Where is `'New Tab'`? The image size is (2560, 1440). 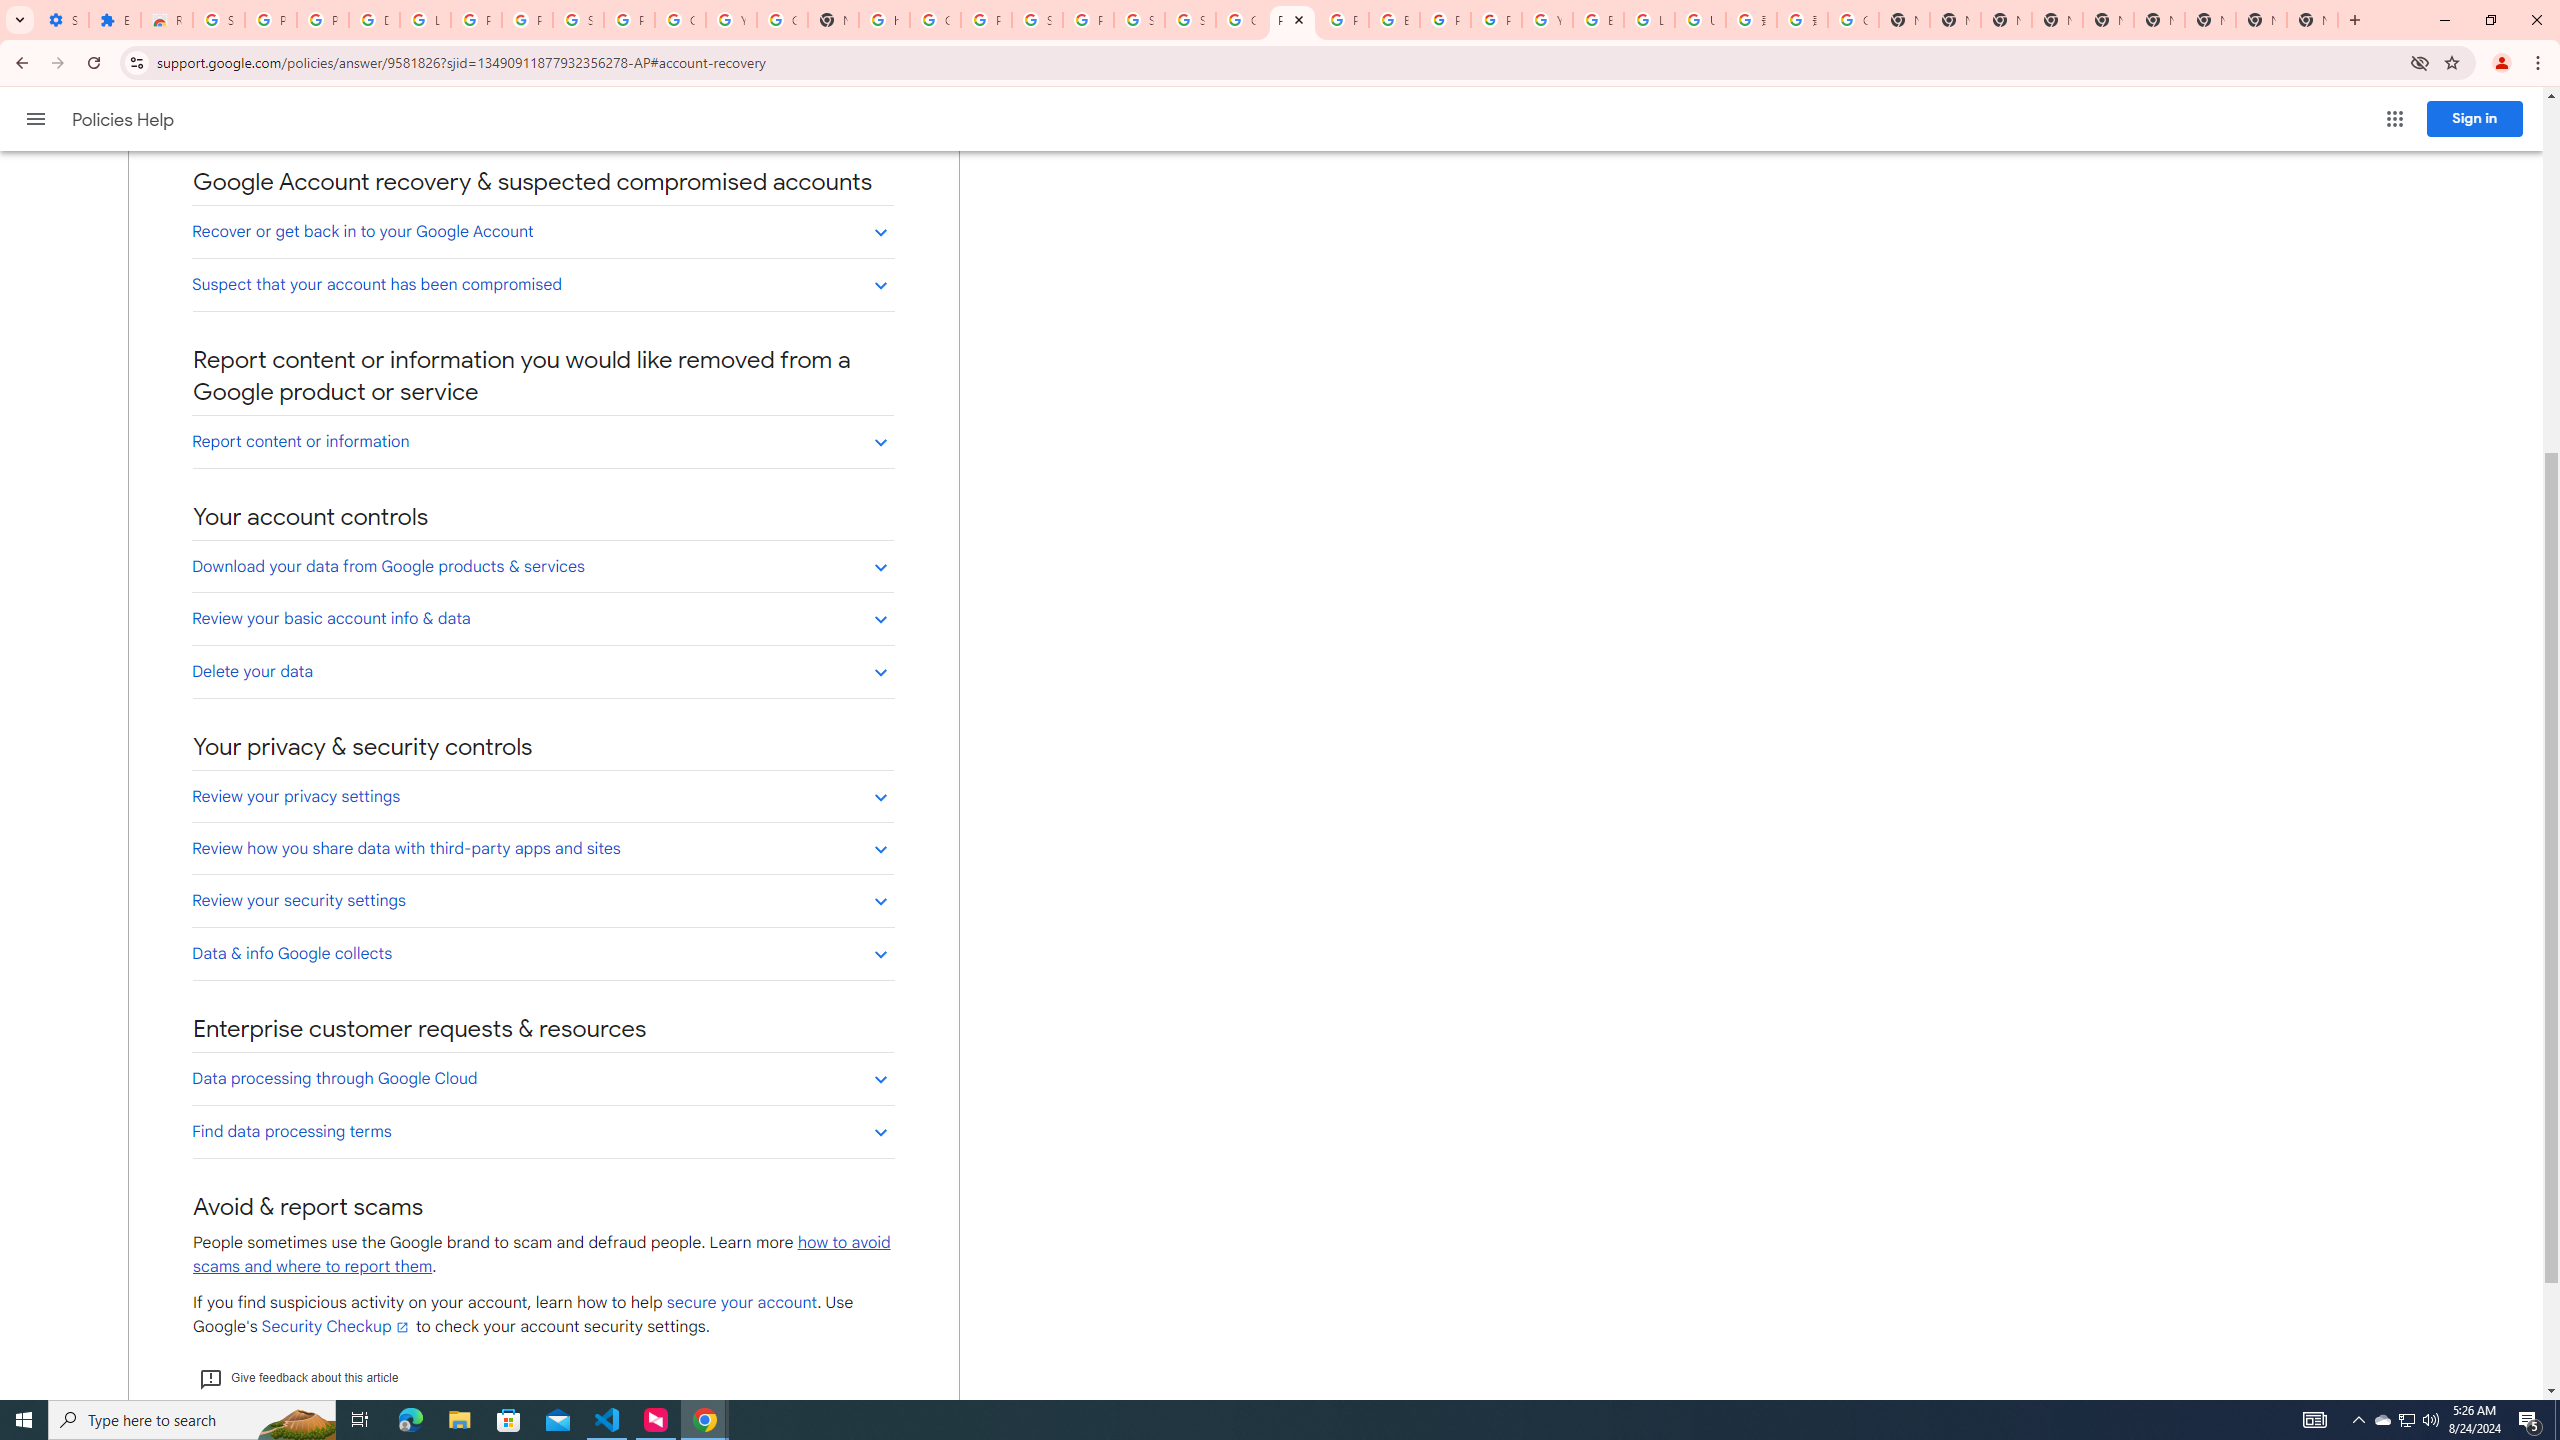
'New Tab' is located at coordinates (2209, 19).